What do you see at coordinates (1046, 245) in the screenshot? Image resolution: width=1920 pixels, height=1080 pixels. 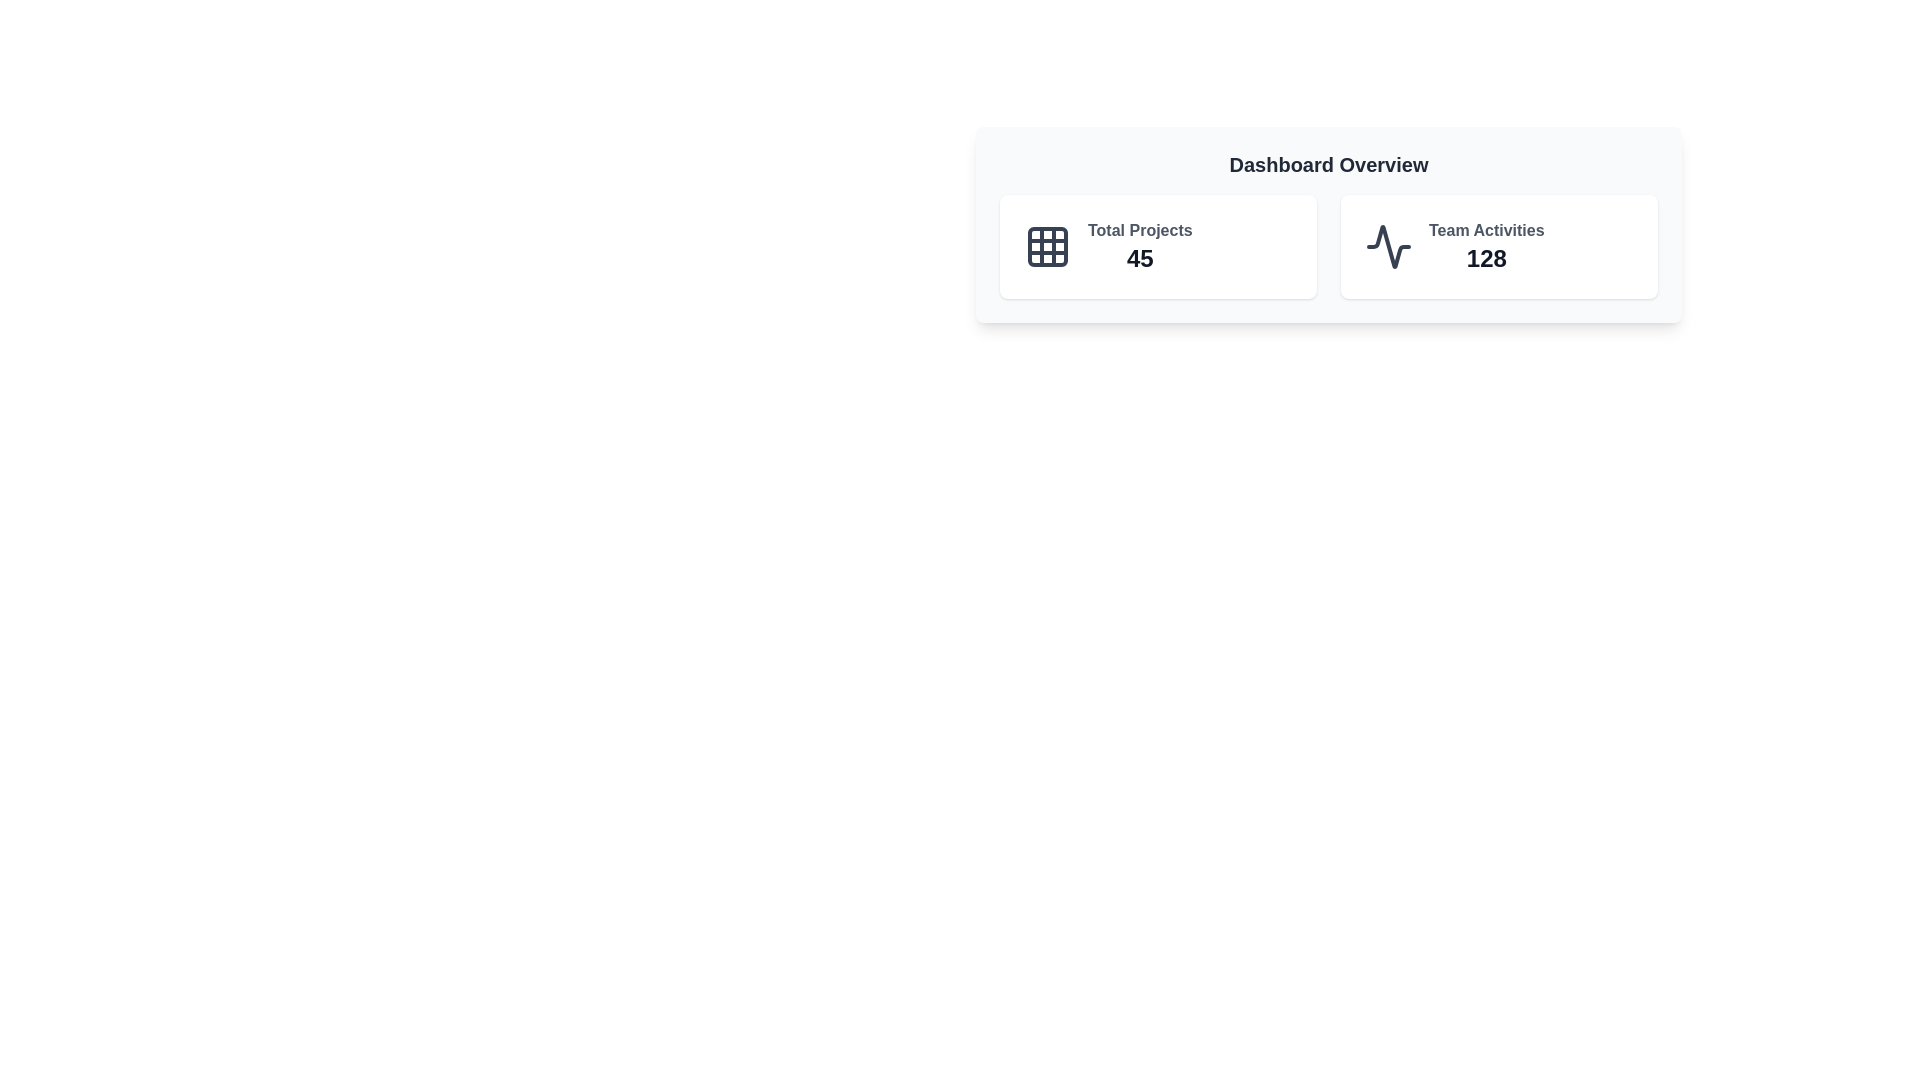 I see `the grid icon located in the top-left section of the 'Total Projects' card` at bounding box center [1046, 245].